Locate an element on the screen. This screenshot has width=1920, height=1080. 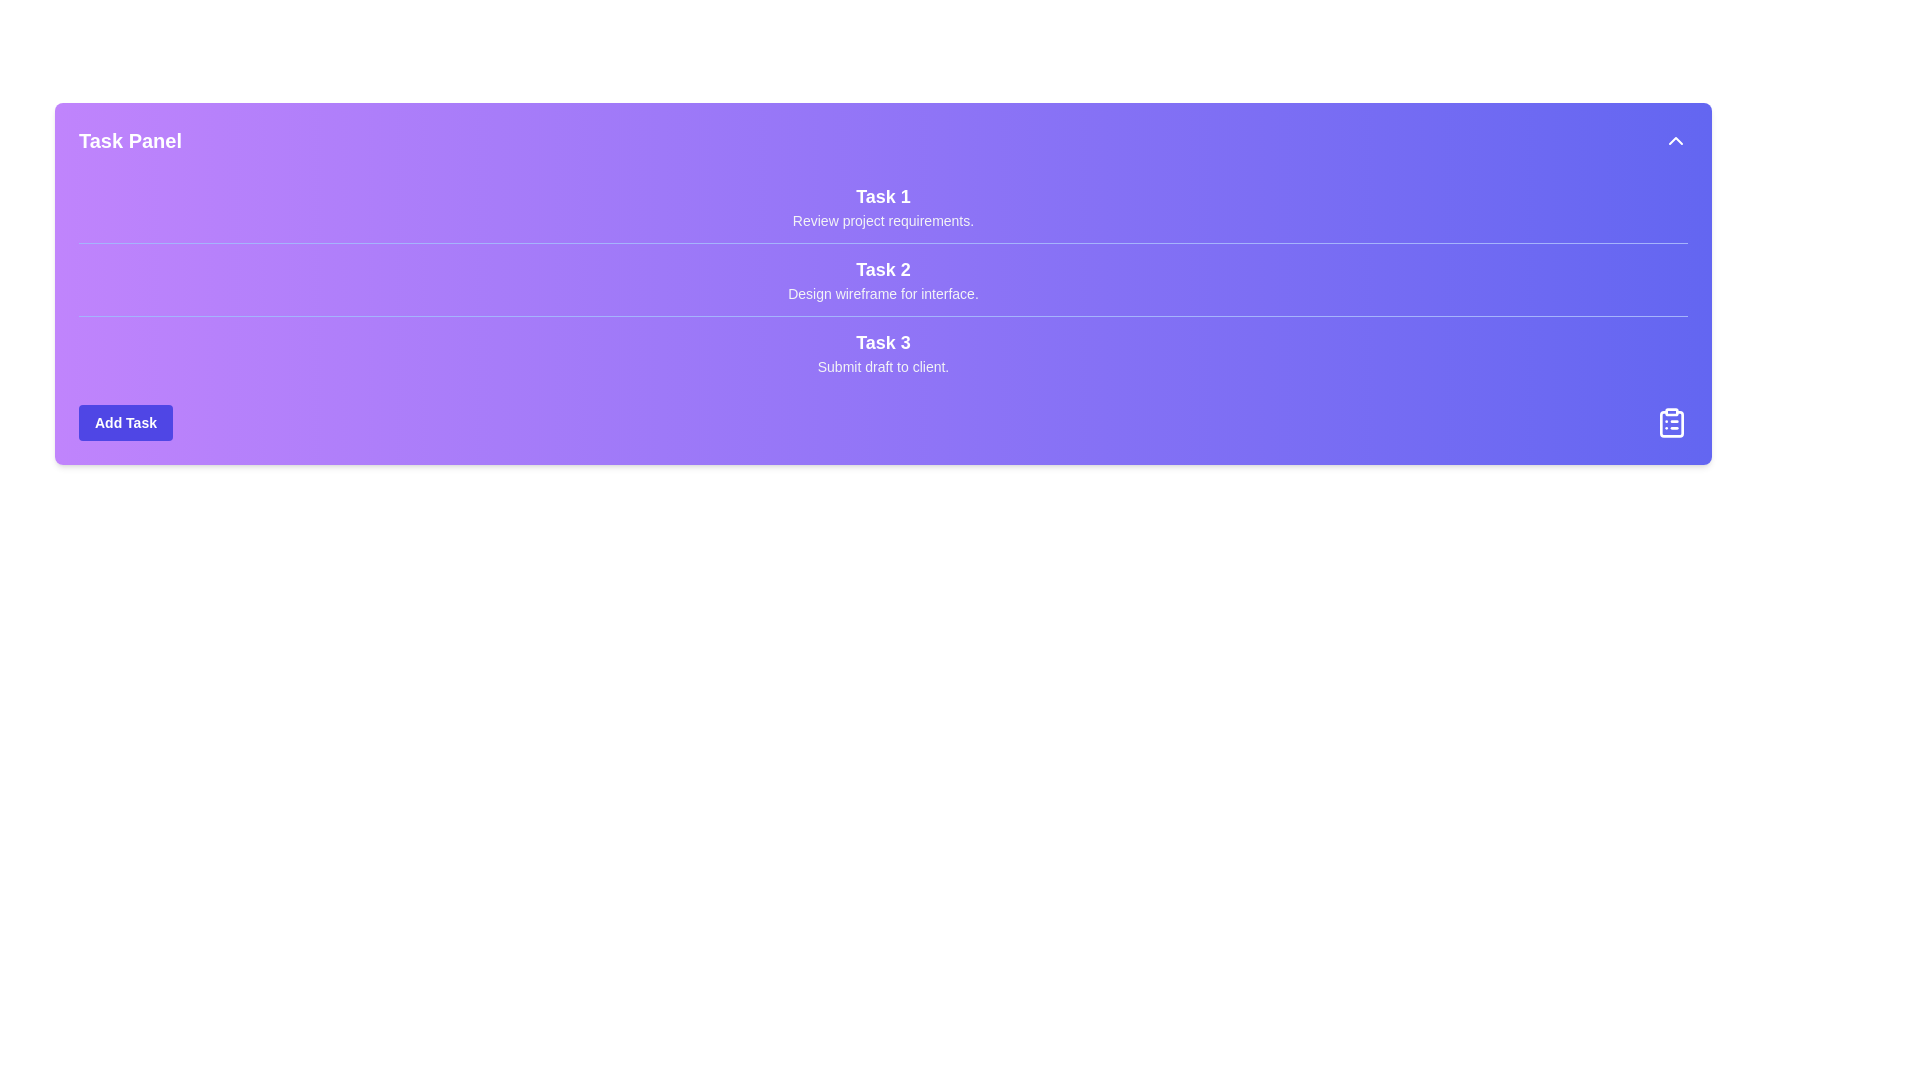
the task list item labeled 'Task 1' is located at coordinates (882, 207).